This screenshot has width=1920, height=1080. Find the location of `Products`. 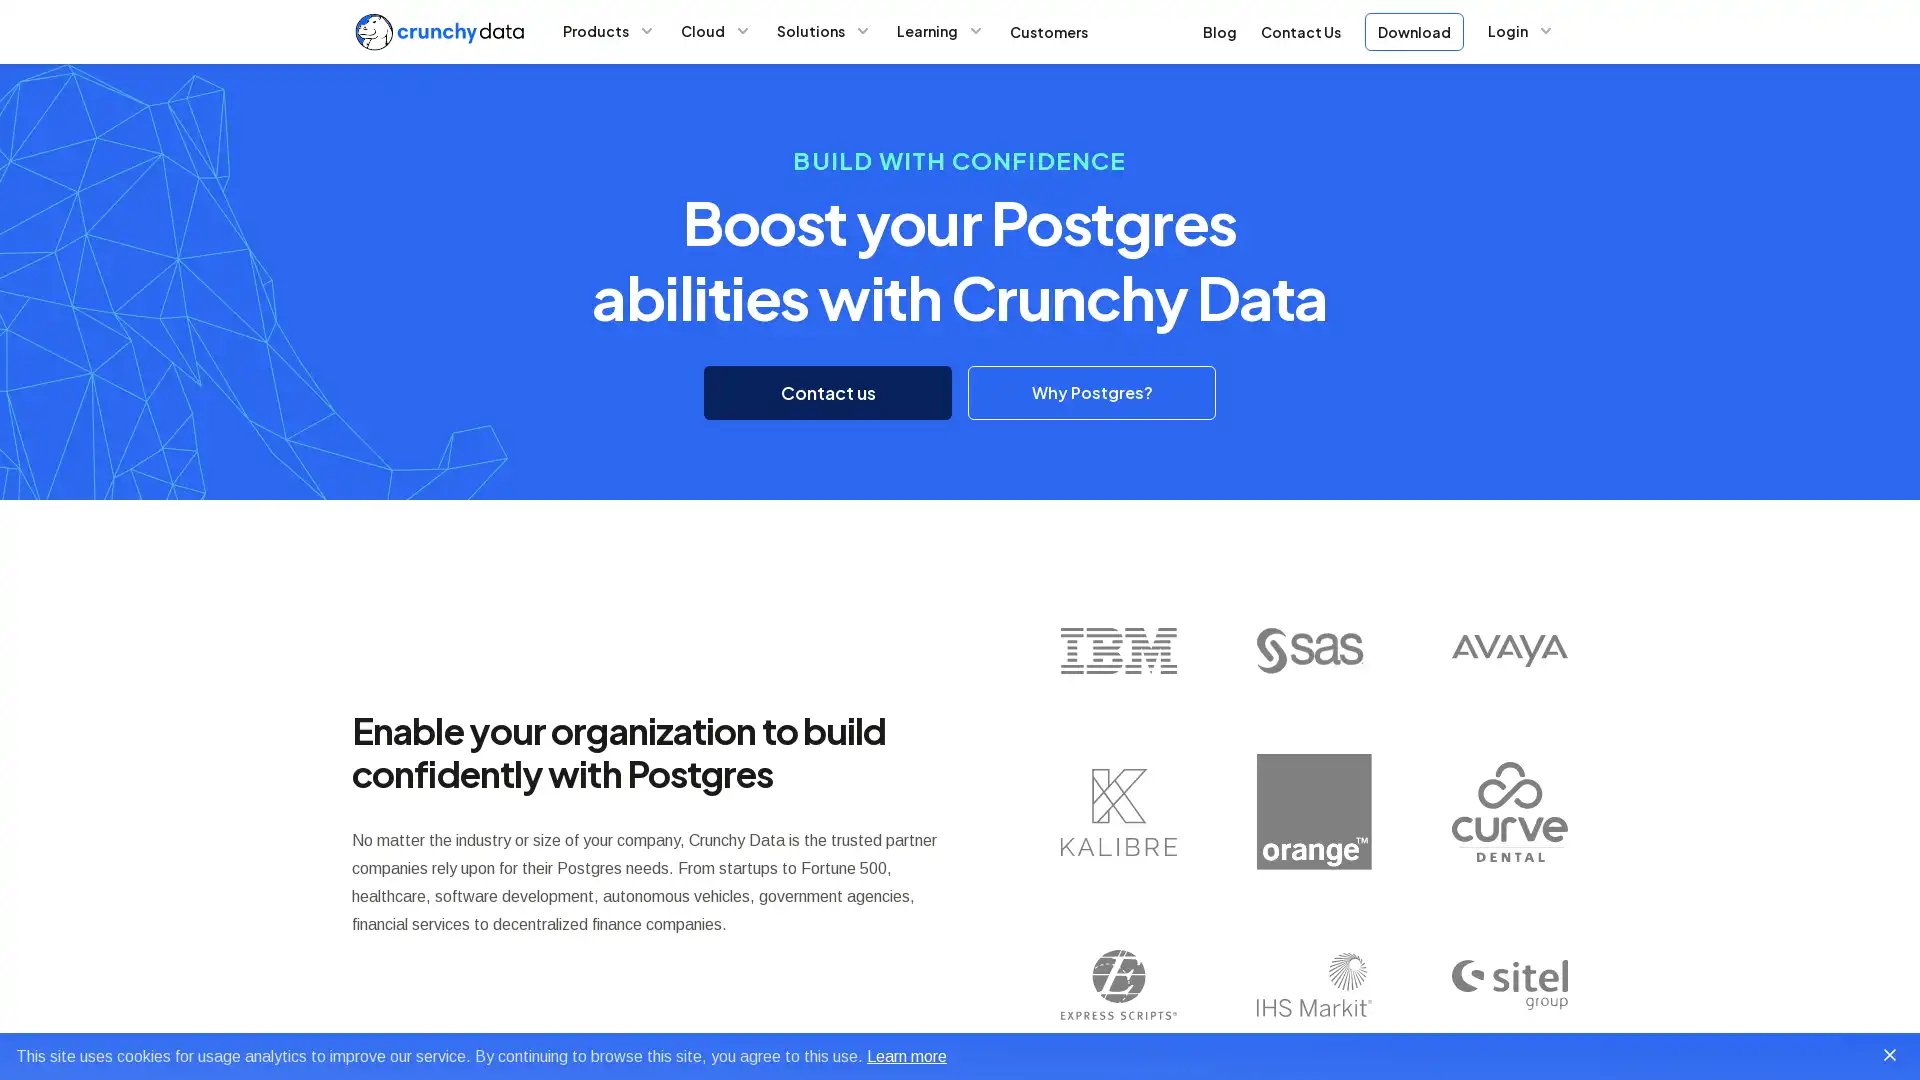

Products is located at coordinates (608, 30).